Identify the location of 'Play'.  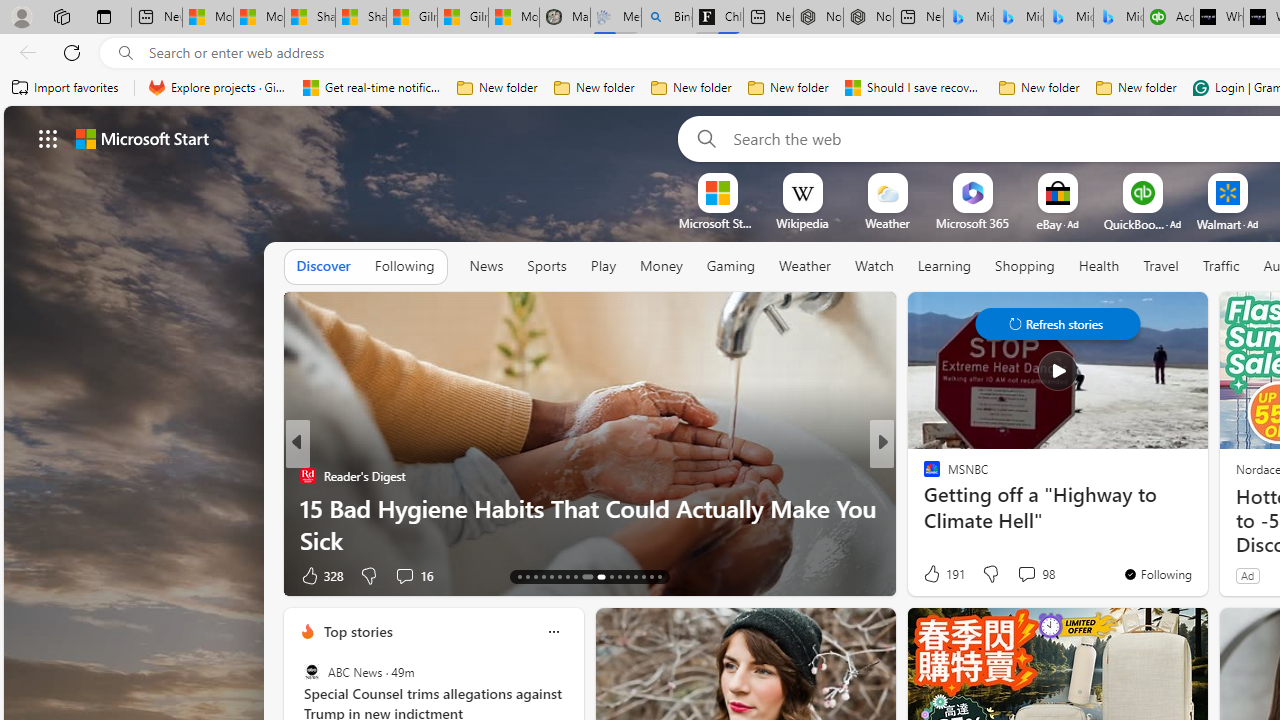
(602, 266).